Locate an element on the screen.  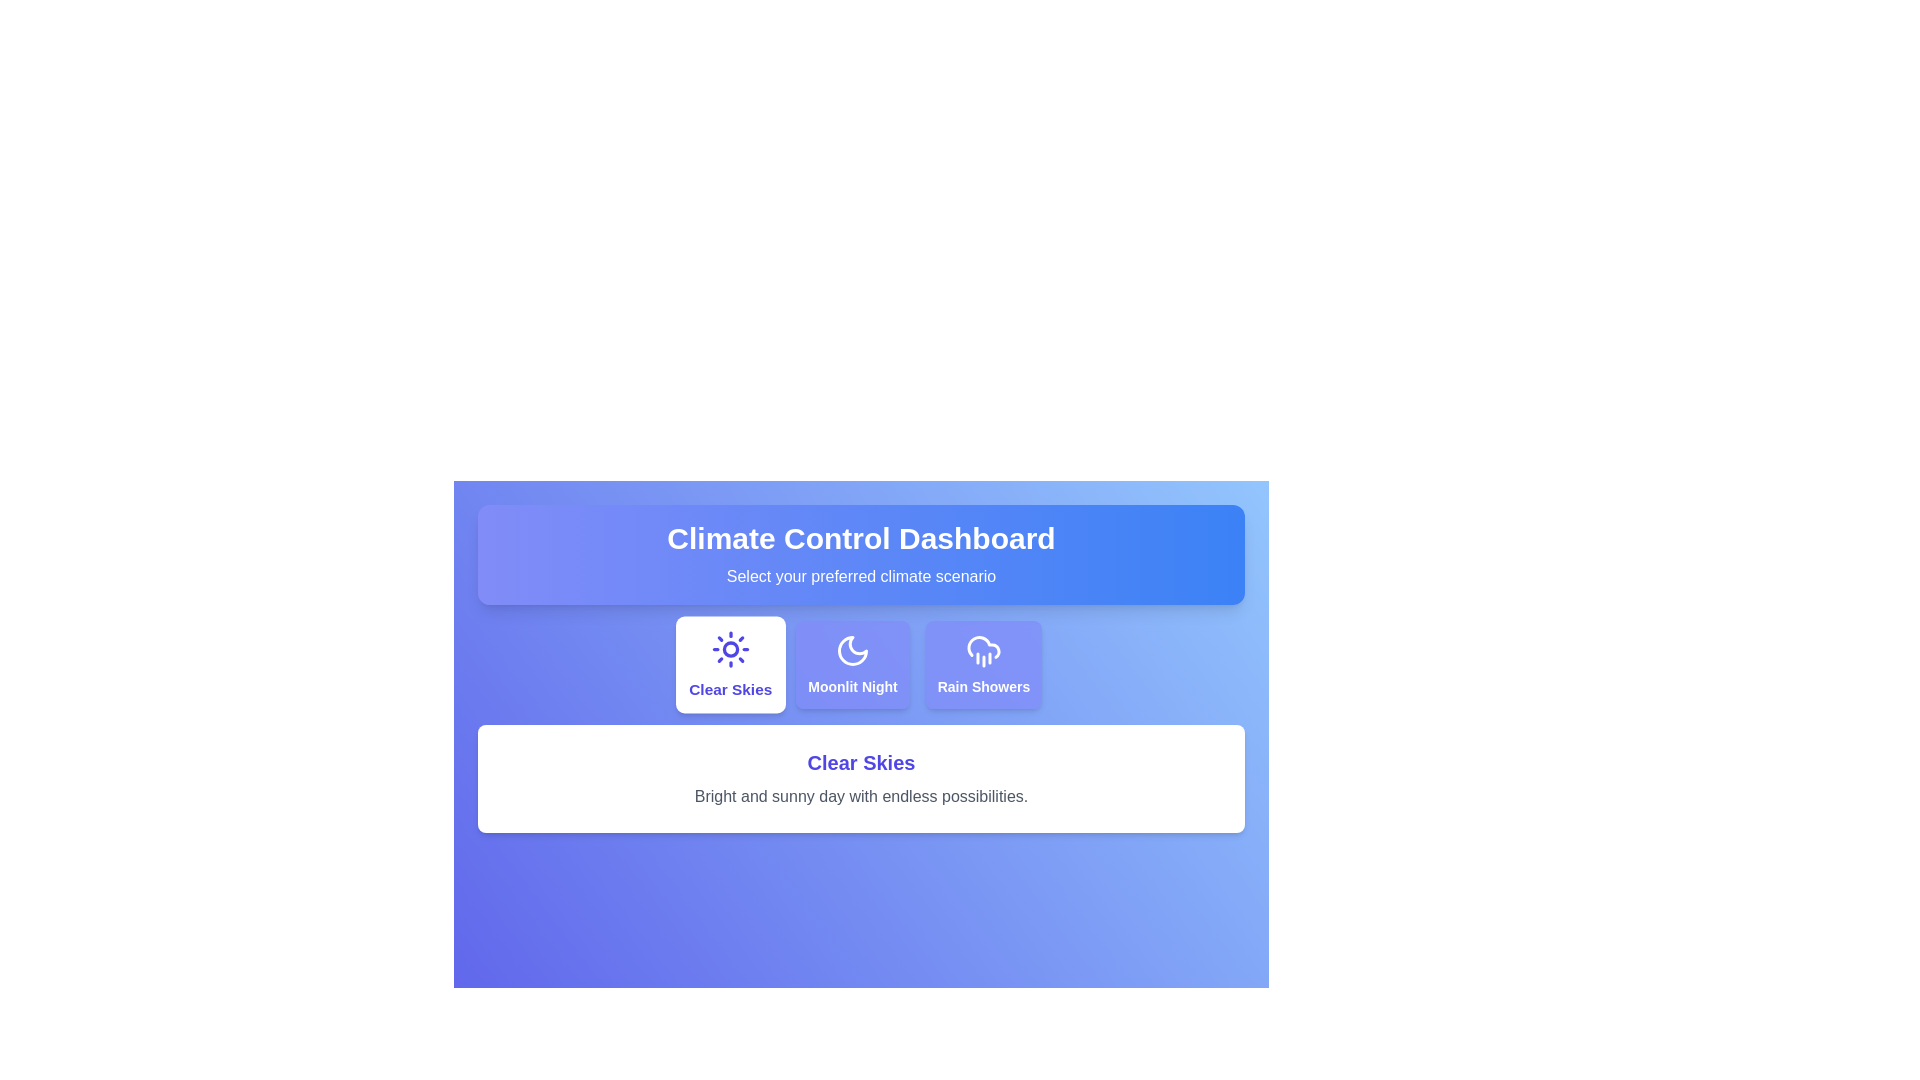
the climate scenario tab labeled Rain Showers is located at coordinates (983, 664).